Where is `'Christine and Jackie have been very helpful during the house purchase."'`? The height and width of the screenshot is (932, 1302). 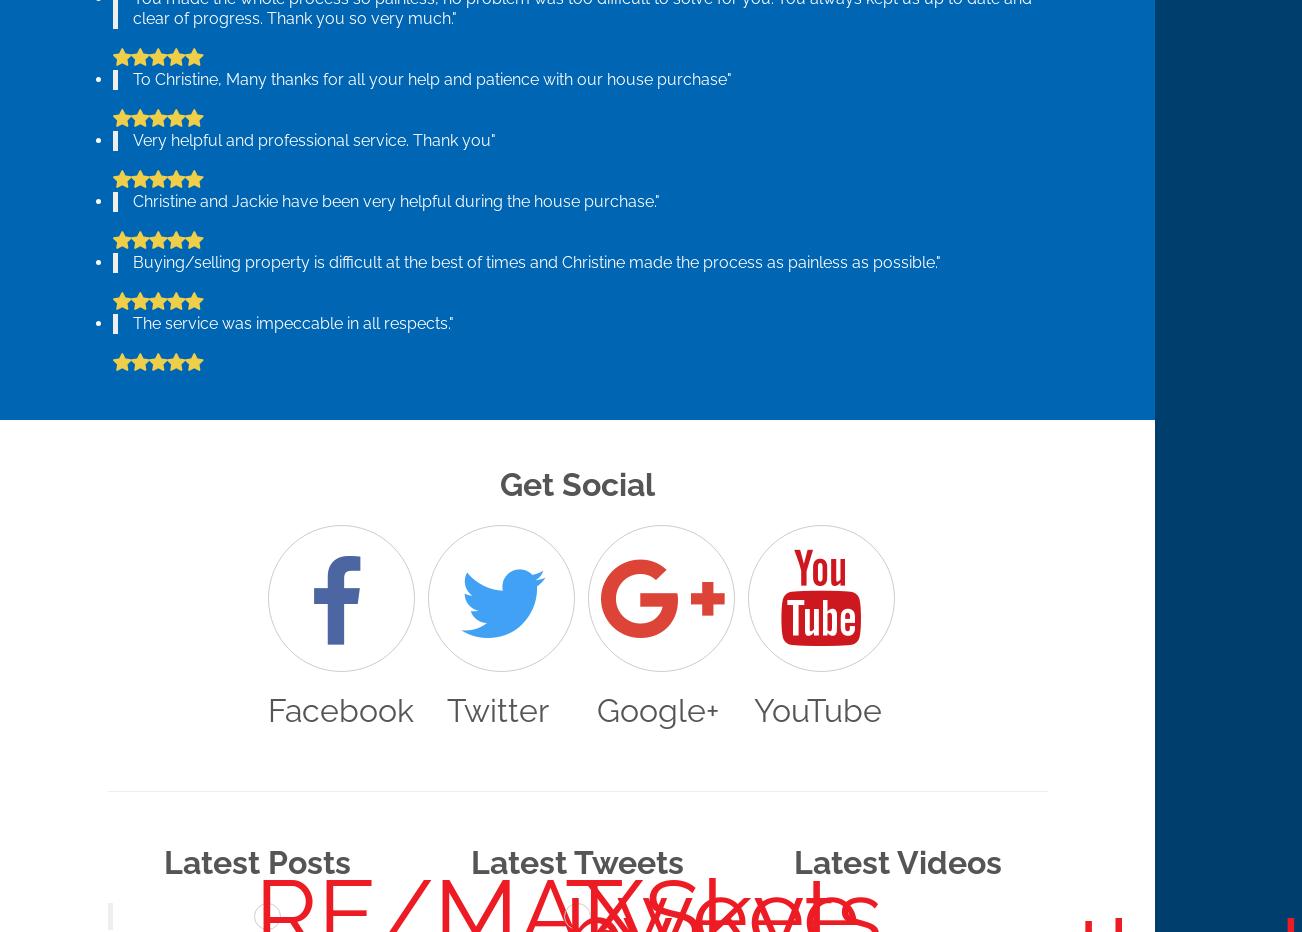
'Christine and Jackie have been very helpful during the house purchase."' is located at coordinates (394, 201).